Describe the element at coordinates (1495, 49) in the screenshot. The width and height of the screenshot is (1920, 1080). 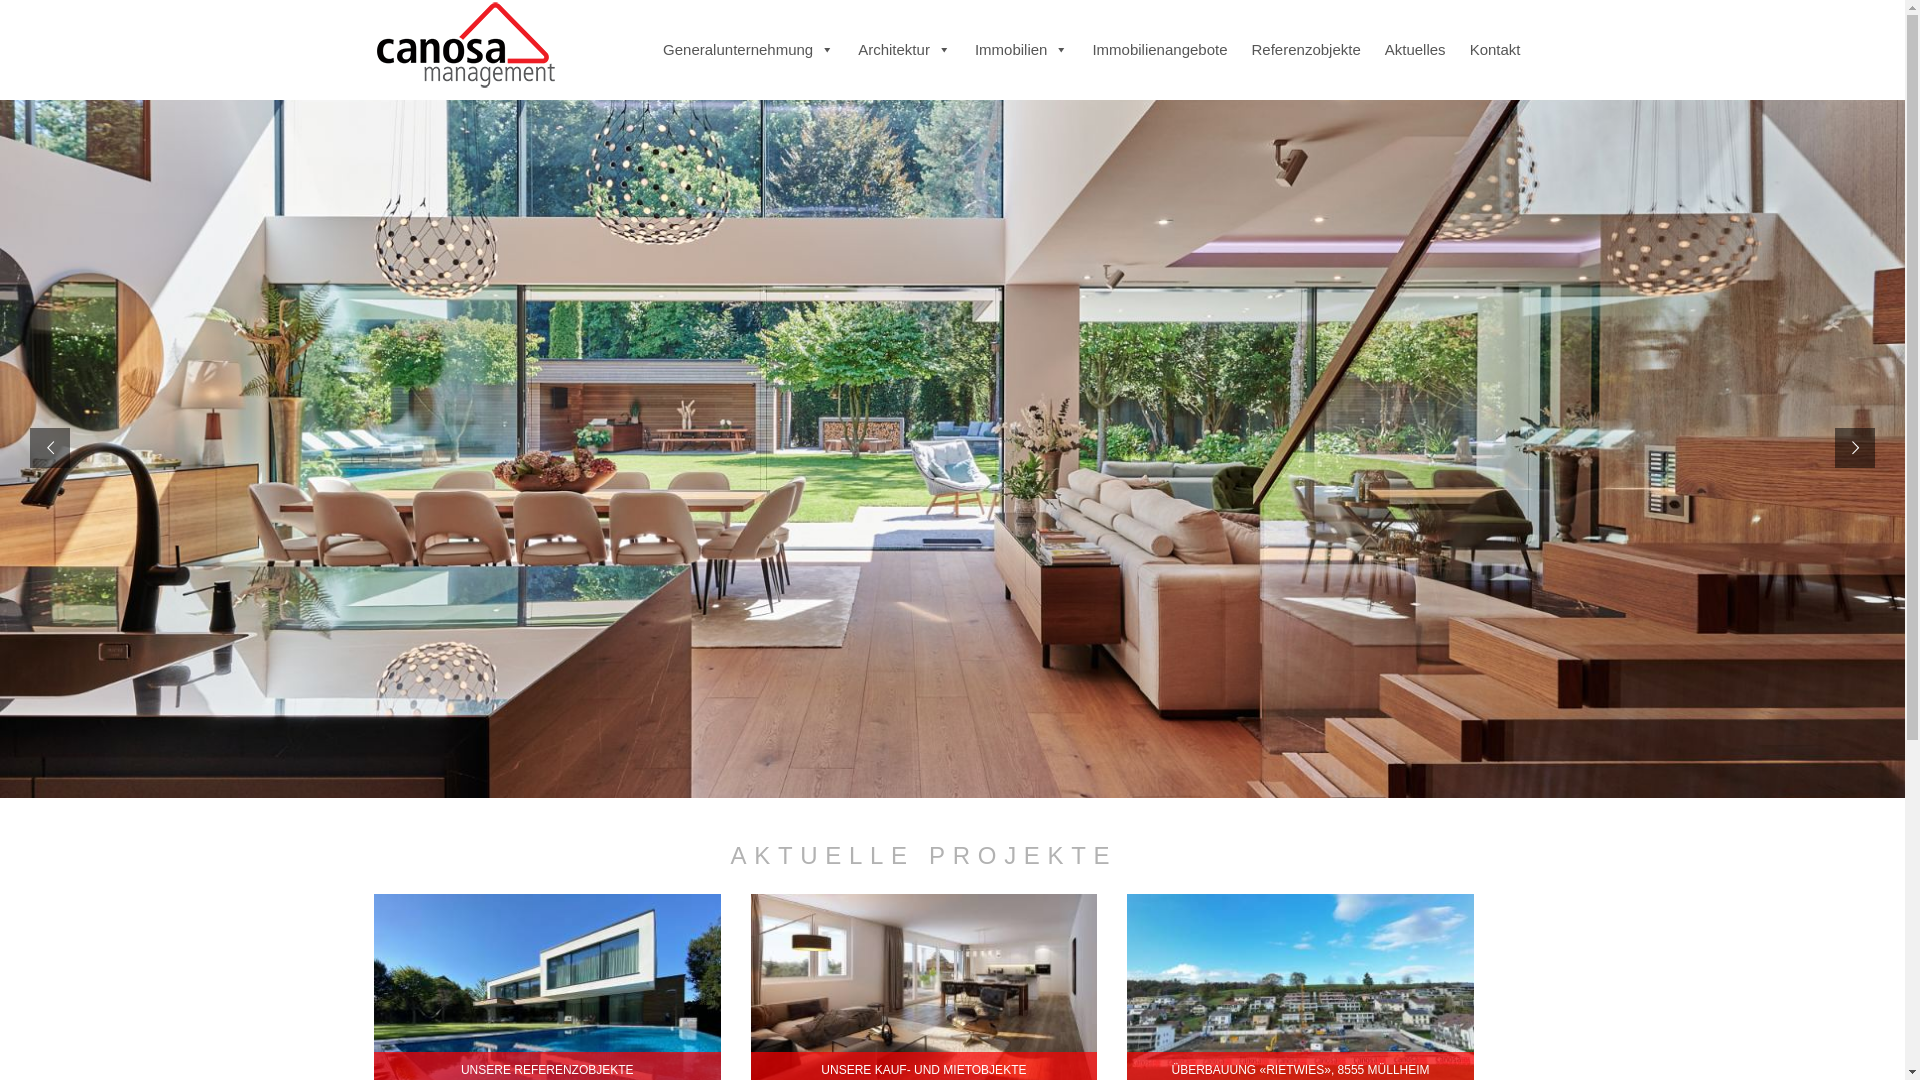
I see `'Kontakt'` at that location.